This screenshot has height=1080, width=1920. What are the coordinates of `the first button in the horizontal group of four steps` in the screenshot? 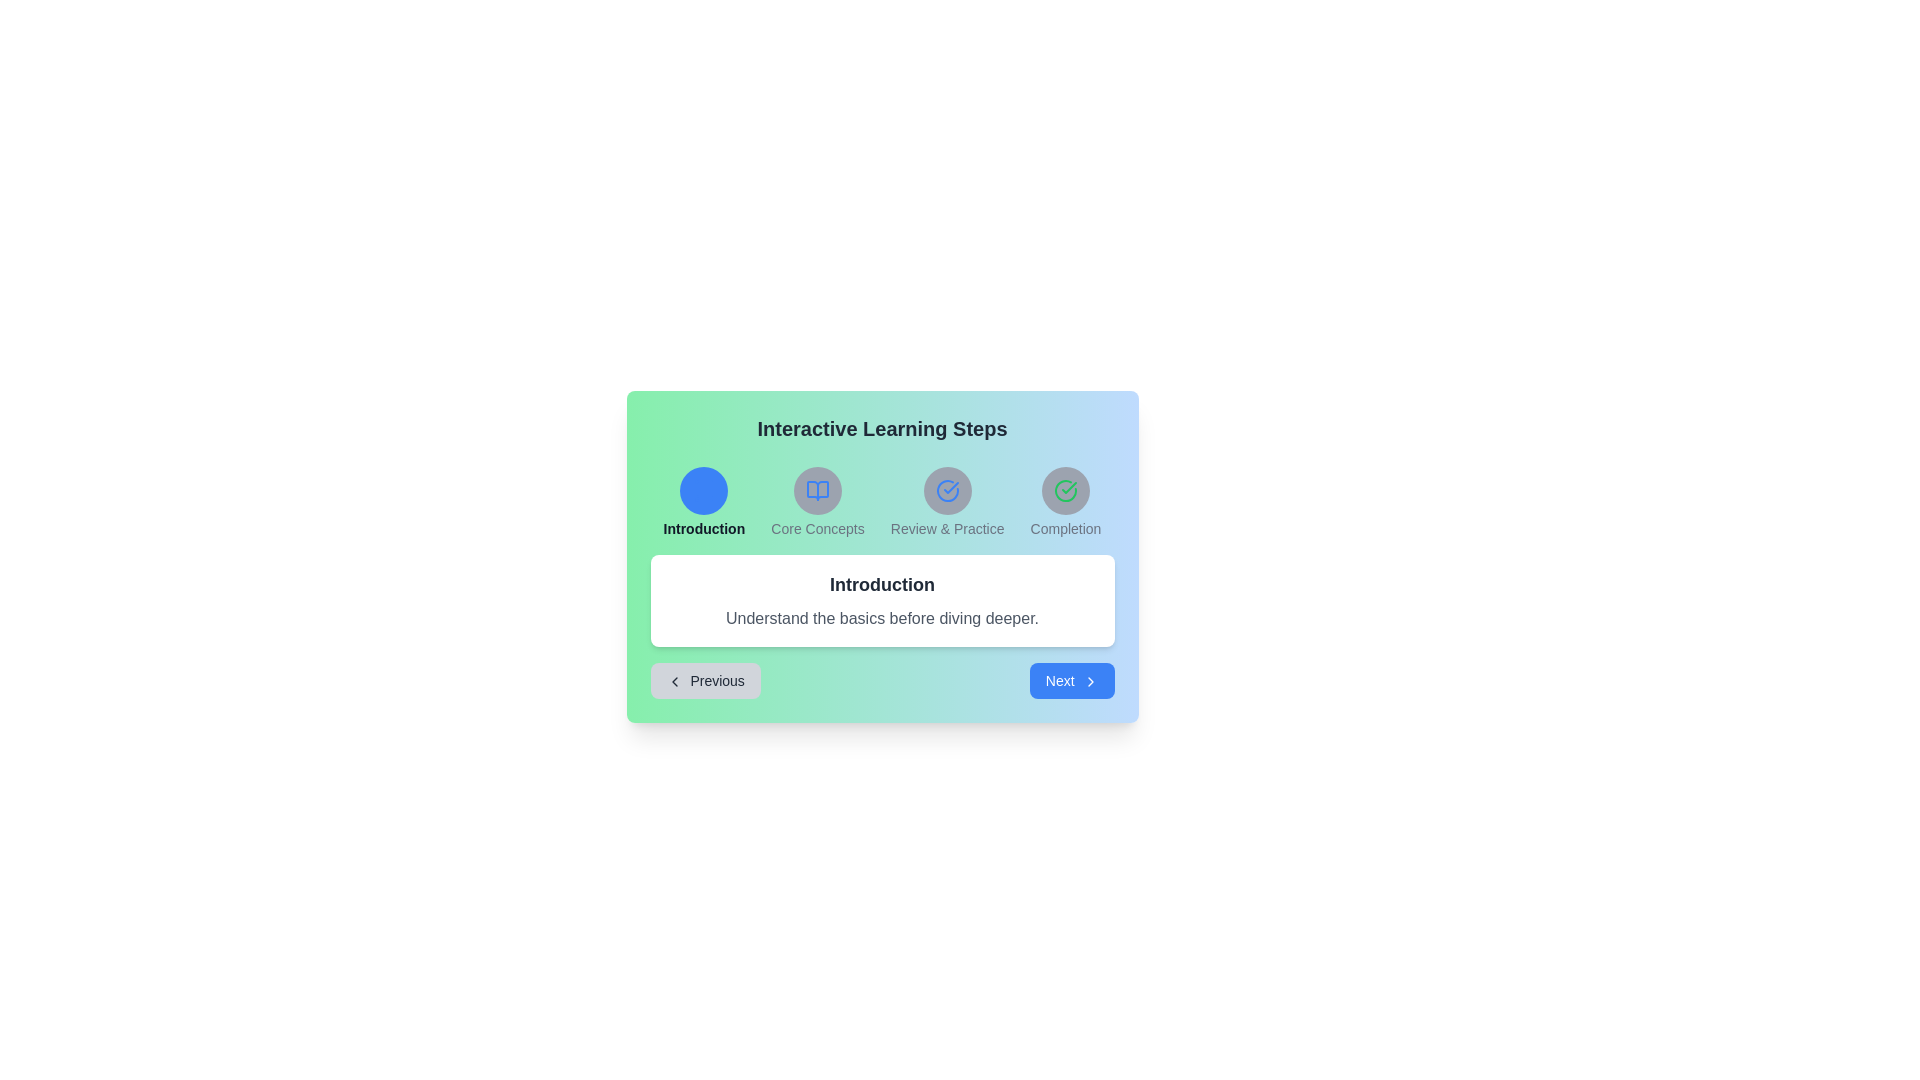 It's located at (704, 490).